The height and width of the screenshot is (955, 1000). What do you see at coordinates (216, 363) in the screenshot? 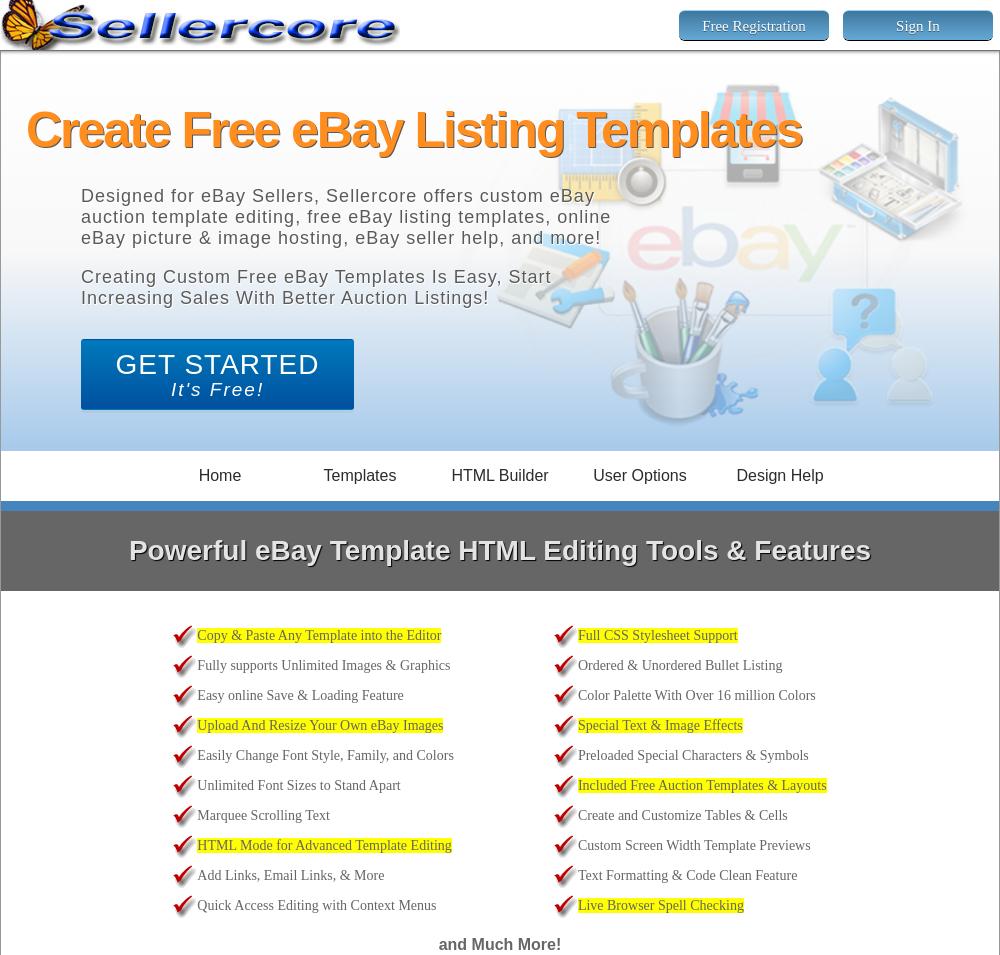
I see `'GET STARTED'` at bounding box center [216, 363].